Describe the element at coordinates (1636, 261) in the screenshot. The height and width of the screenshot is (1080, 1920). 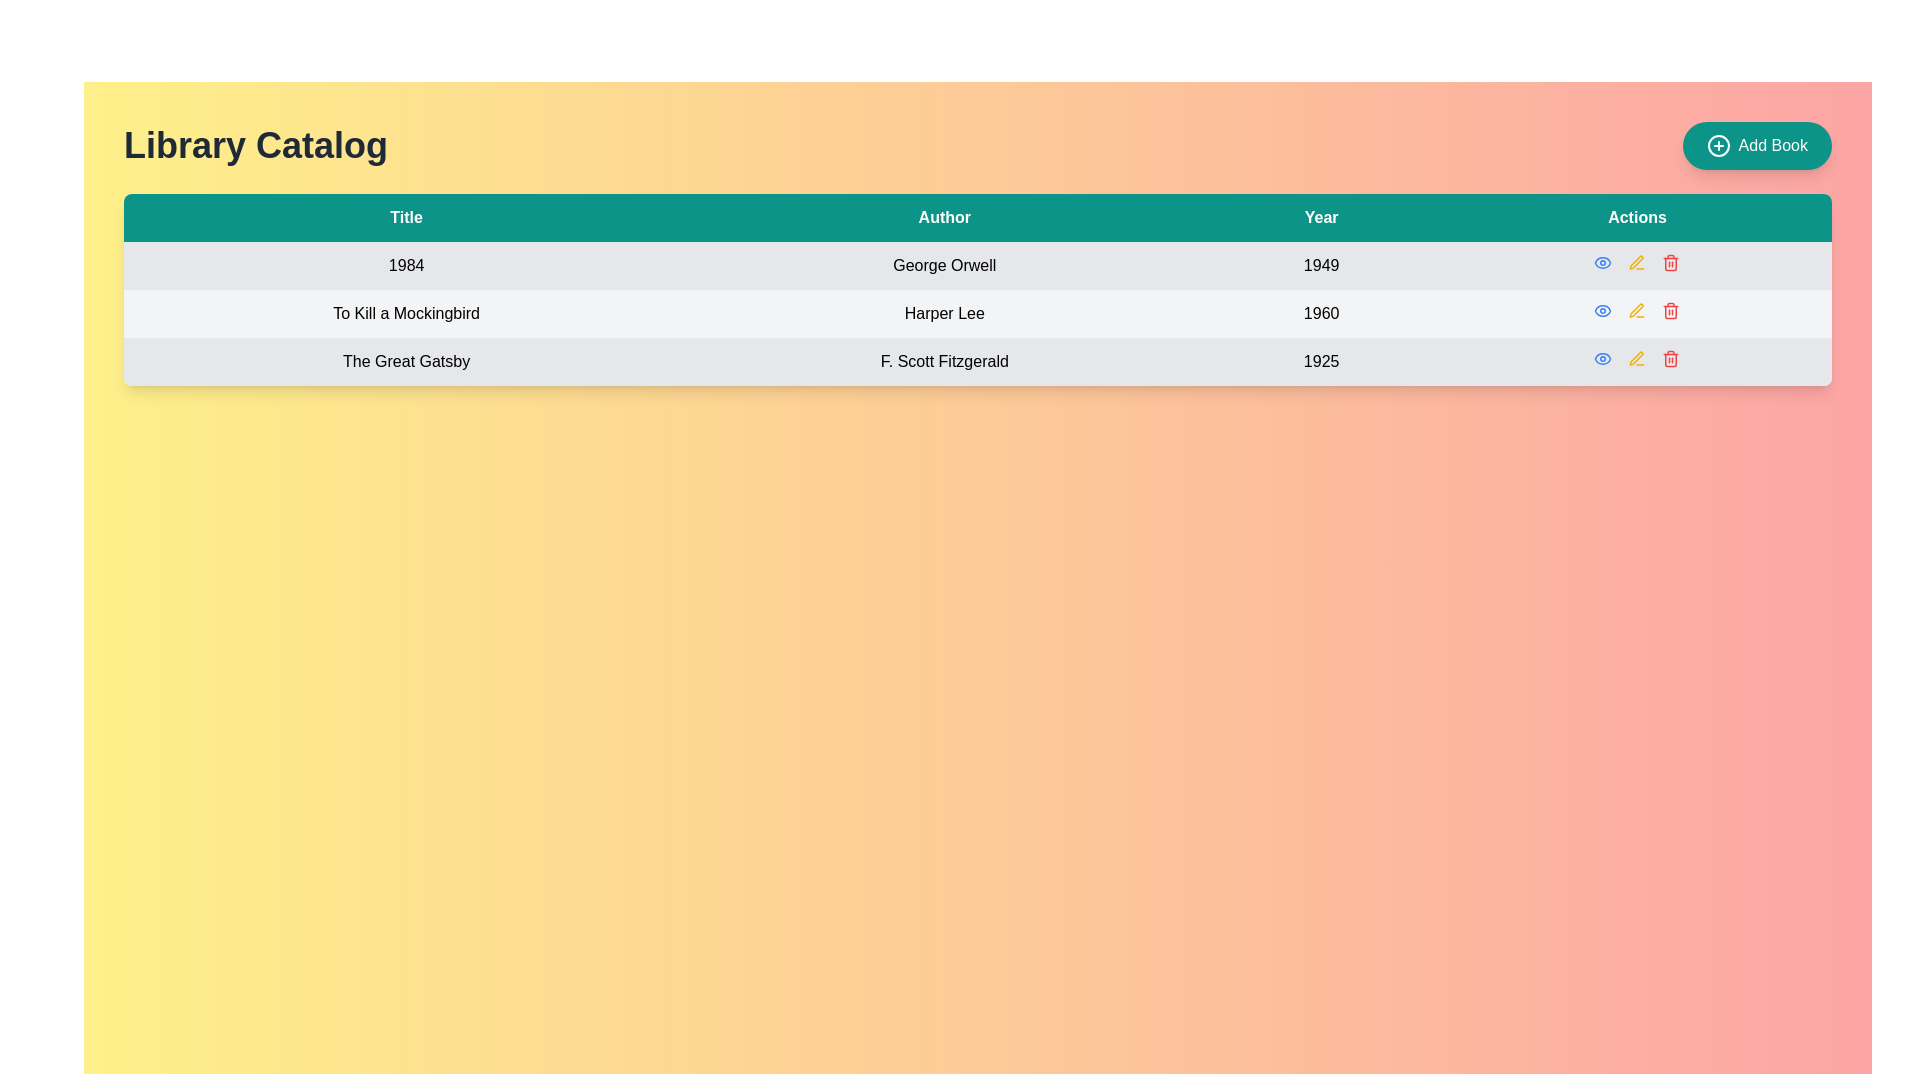
I see `the pen-shaped icon in the 'Actions' column of the second row` at that location.